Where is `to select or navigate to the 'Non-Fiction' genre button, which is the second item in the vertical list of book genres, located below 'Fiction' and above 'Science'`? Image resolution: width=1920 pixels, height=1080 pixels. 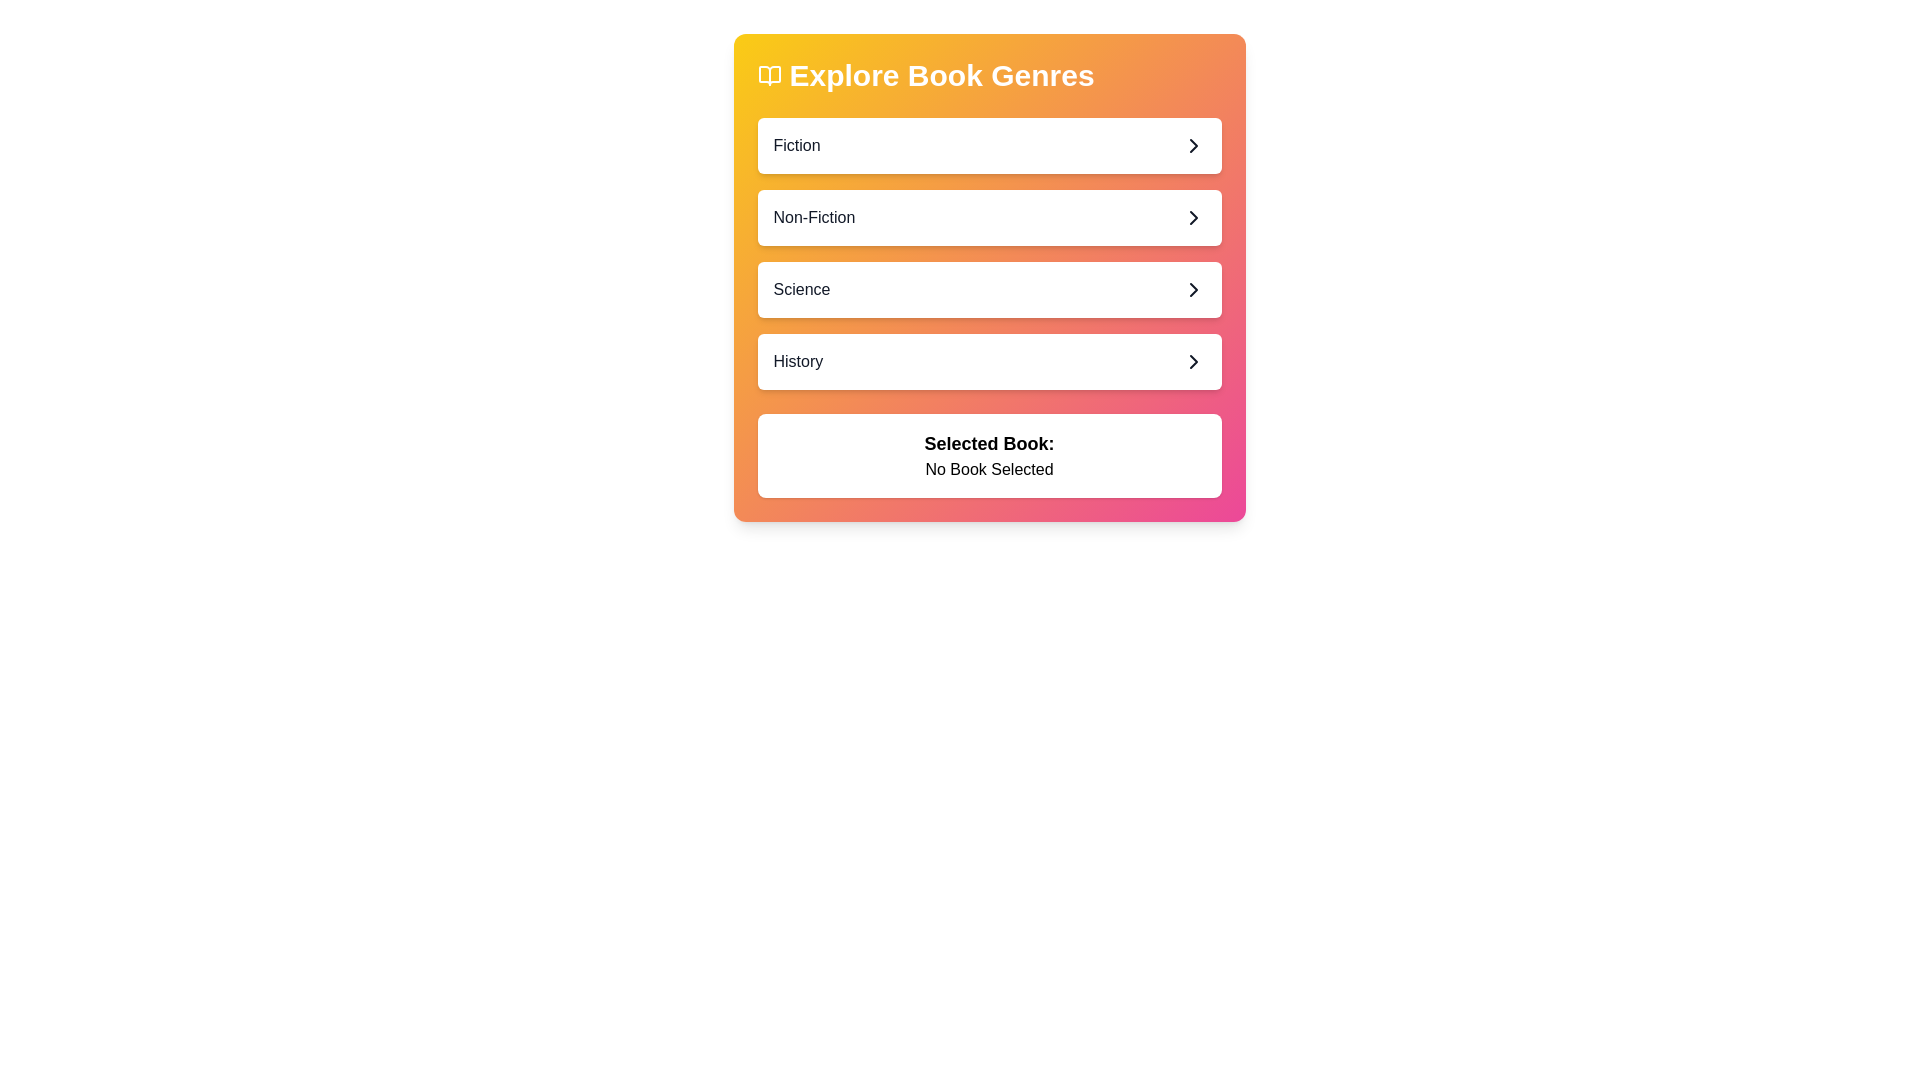 to select or navigate to the 'Non-Fiction' genre button, which is the second item in the vertical list of book genres, located below 'Fiction' and above 'Science' is located at coordinates (989, 218).